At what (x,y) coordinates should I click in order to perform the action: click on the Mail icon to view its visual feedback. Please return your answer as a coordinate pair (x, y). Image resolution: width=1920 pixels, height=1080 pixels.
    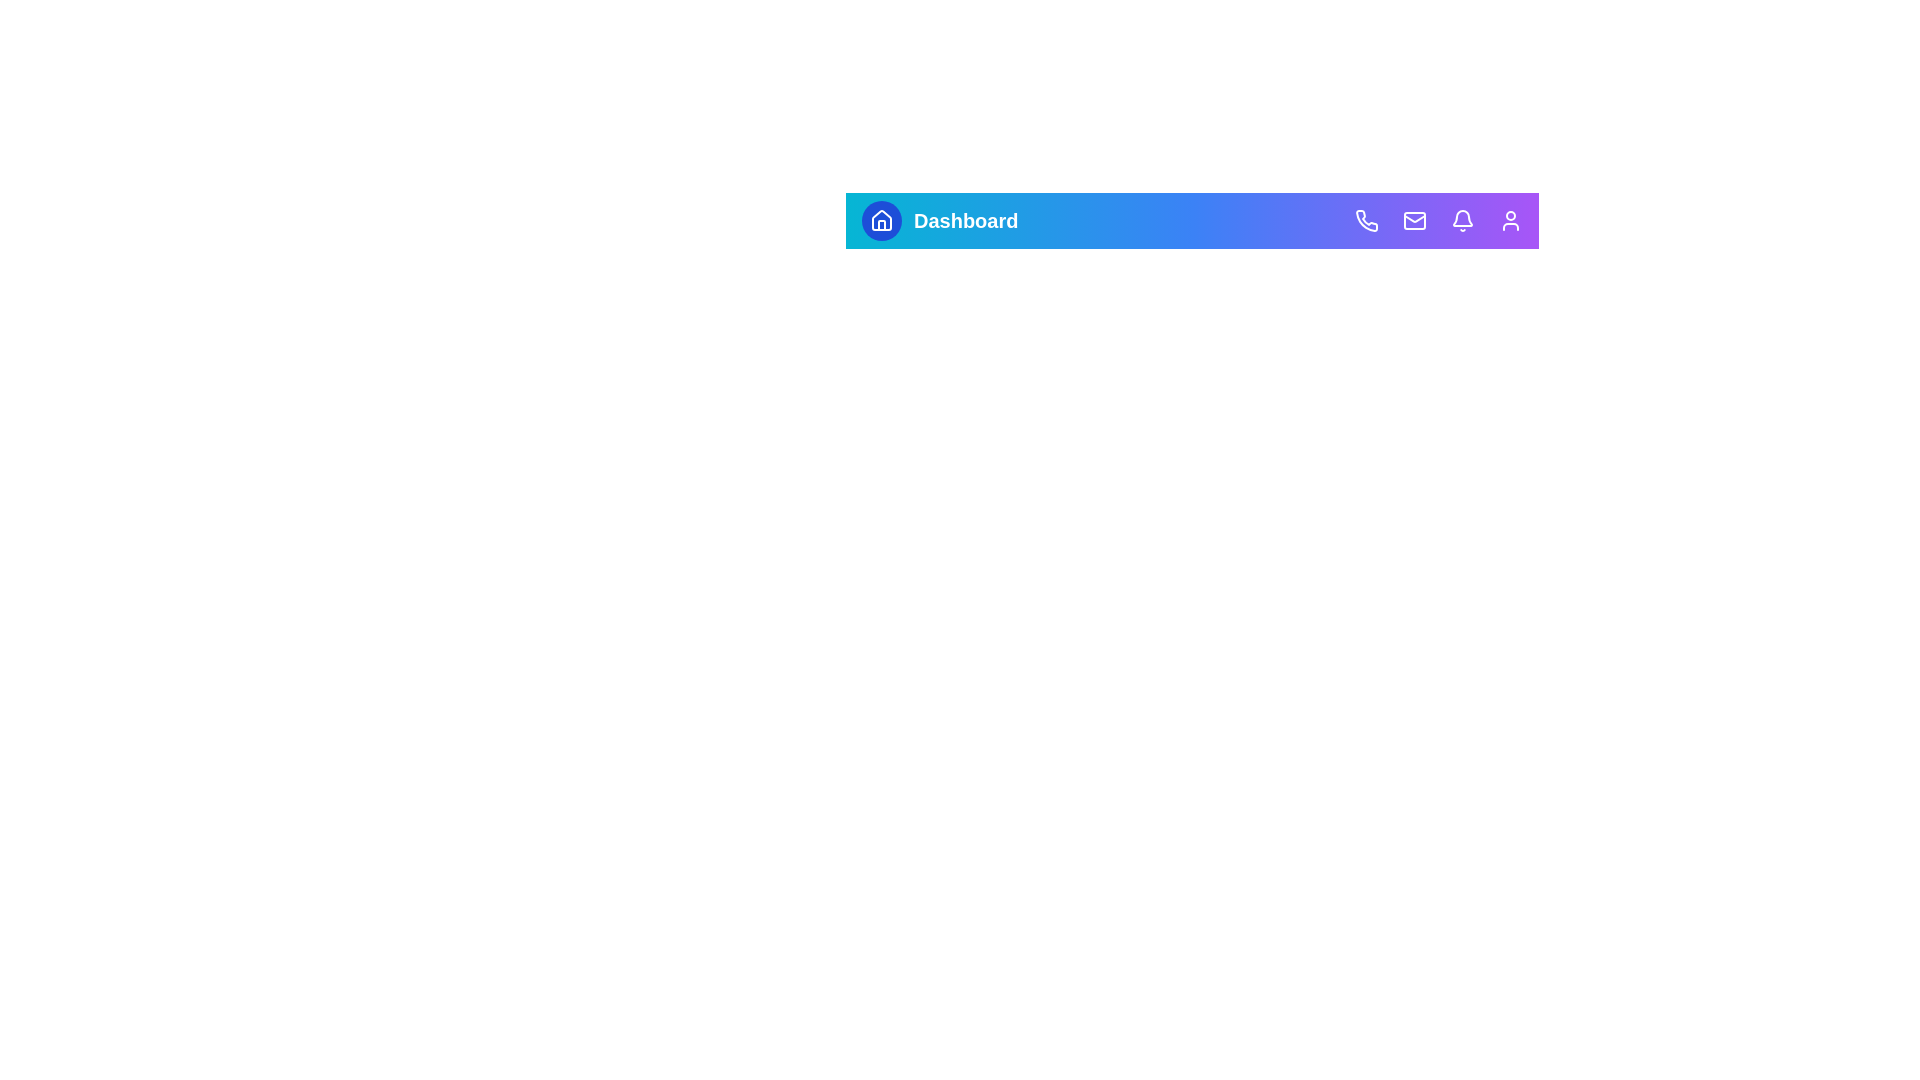
    Looking at the image, I should click on (1414, 220).